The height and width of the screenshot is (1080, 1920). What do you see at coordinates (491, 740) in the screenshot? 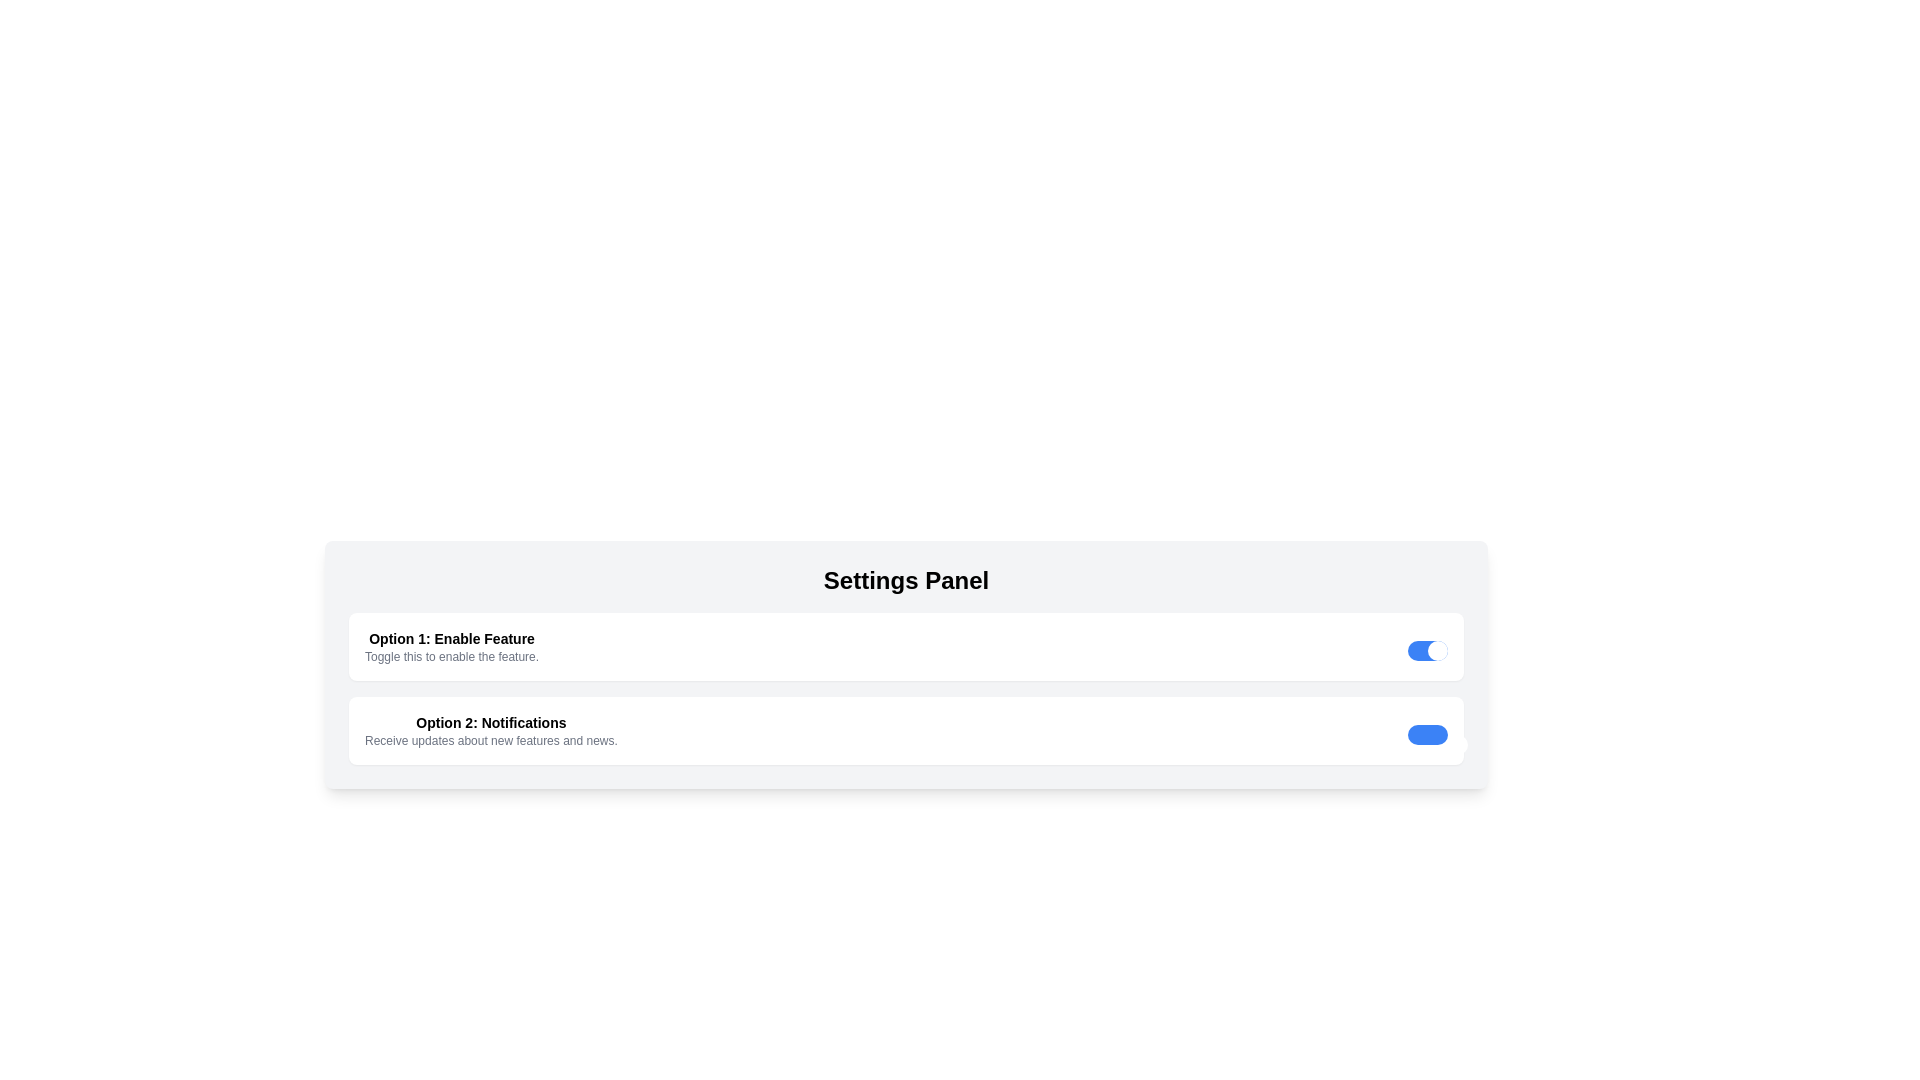
I see `the text element that reads 'Receive updates about new features and news.' which is styled in small, gray font and positioned underneath the title of 'Option 2: Notifications'` at bounding box center [491, 740].